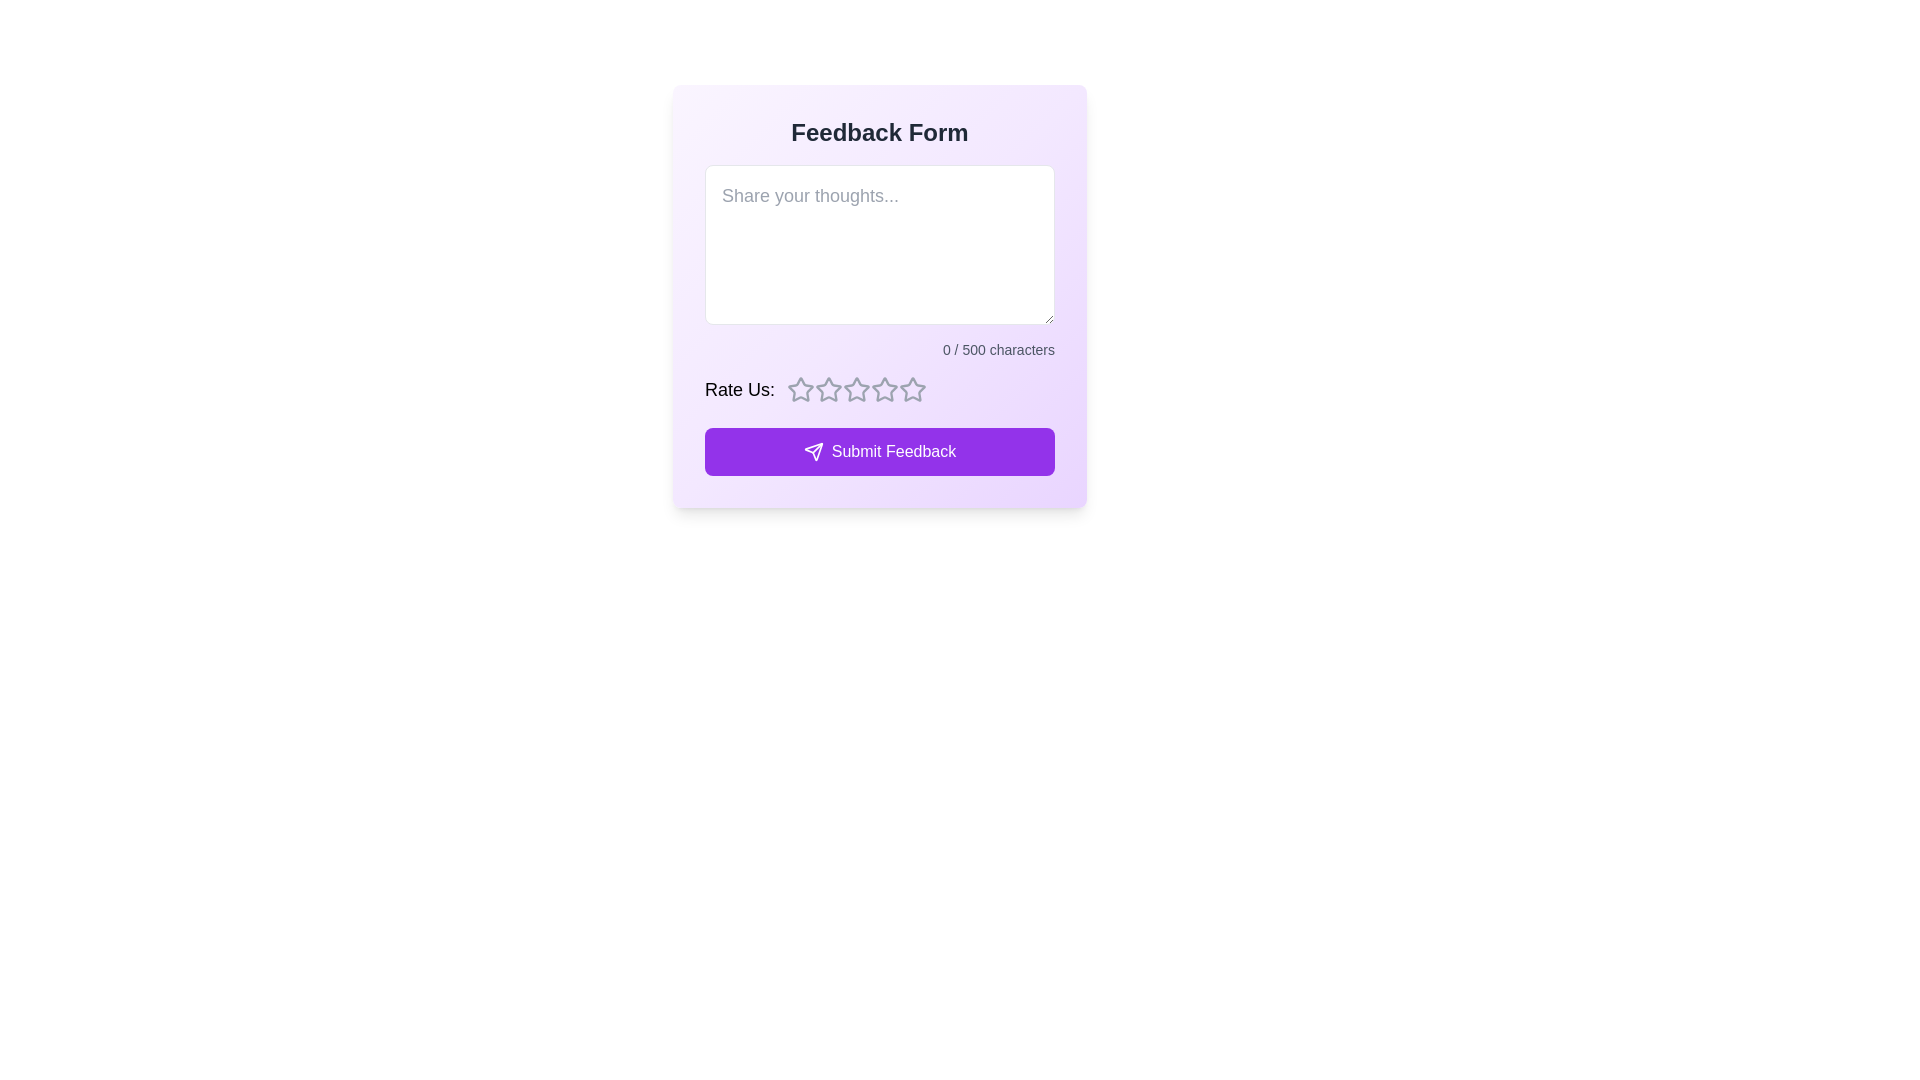 Image resolution: width=1920 pixels, height=1080 pixels. What do you see at coordinates (829, 389) in the screenshot?
I see `the hollow star icon representing a one-star rating` at bounding box center [829, 389].